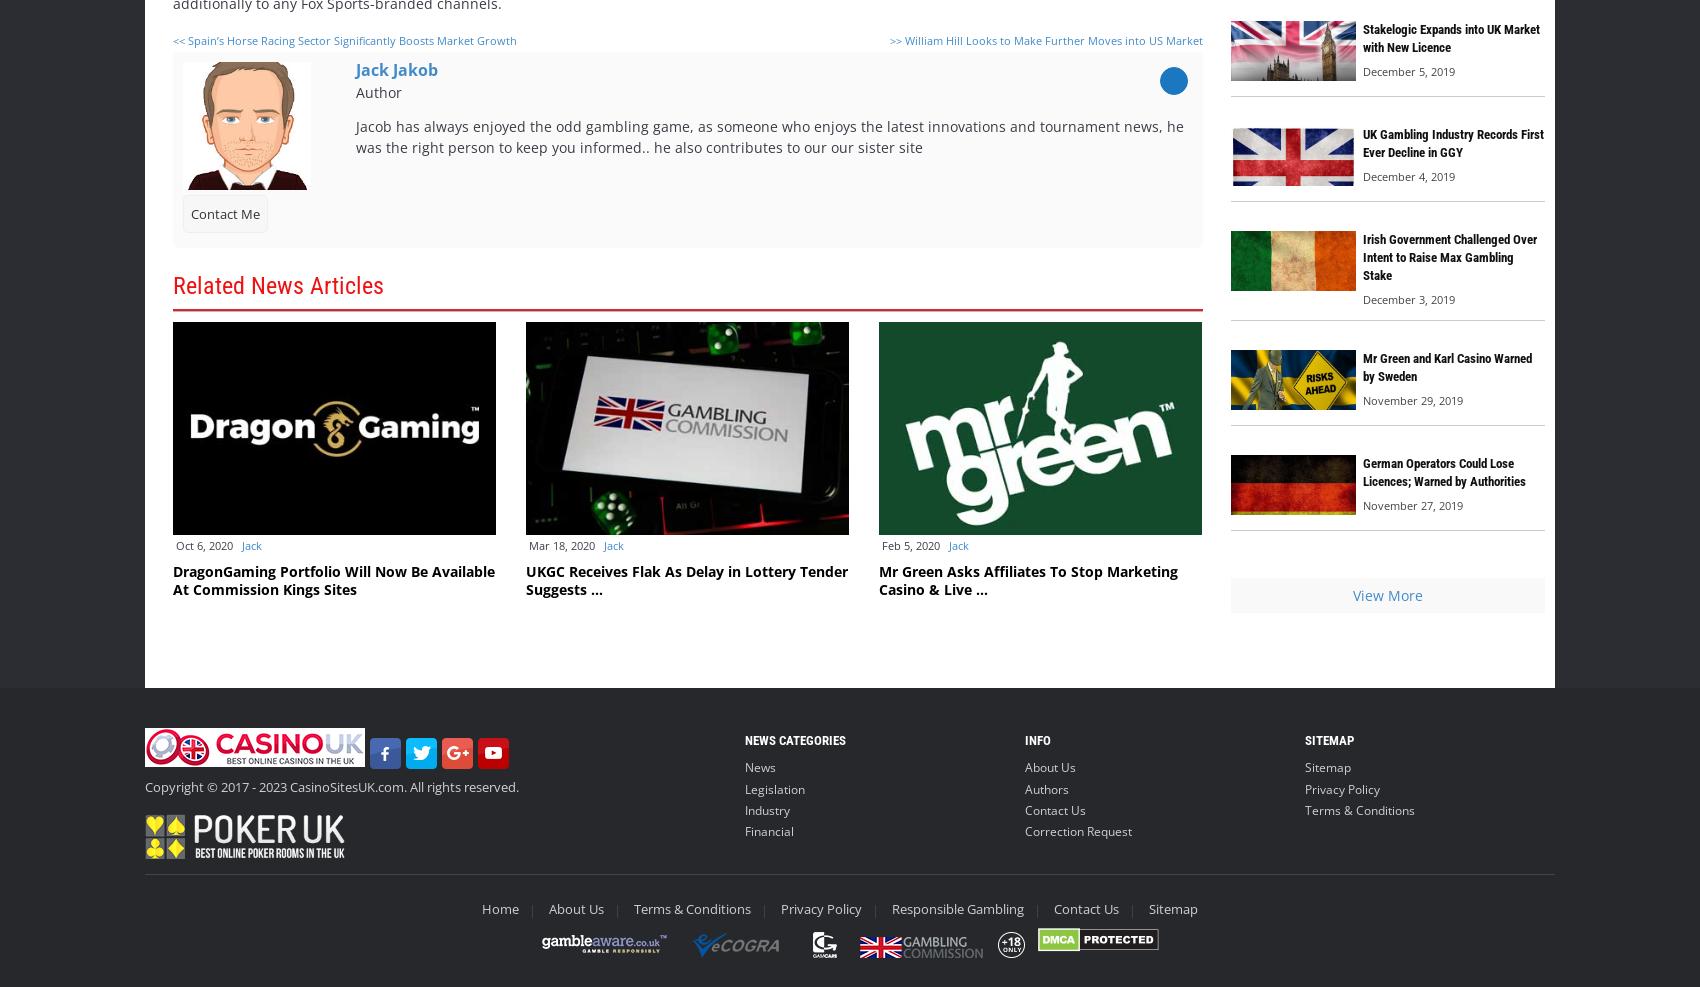  I want to click on 'Jack Jakob', so click(395, 68).